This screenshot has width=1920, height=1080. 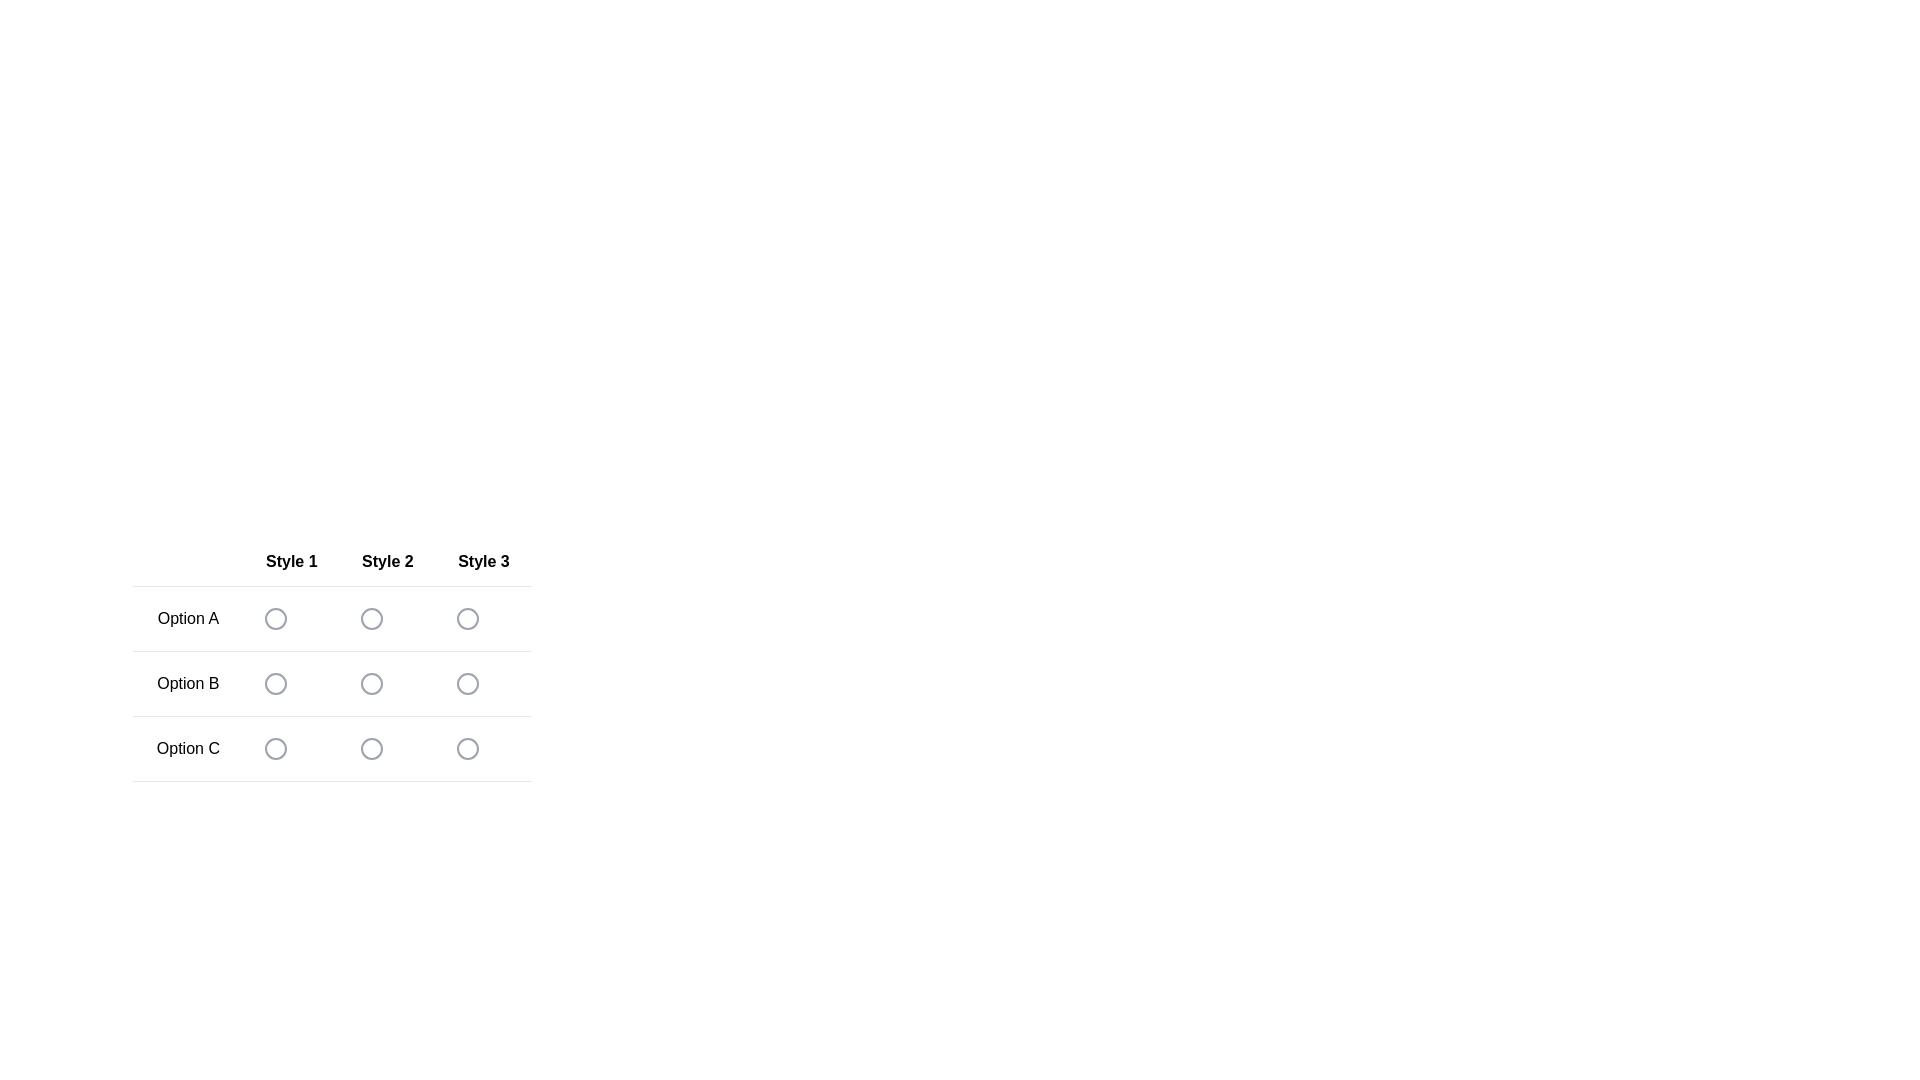 I want to click on the radio button located in the first row under the column labeled 'Style 2', so click(x=371, y=617).